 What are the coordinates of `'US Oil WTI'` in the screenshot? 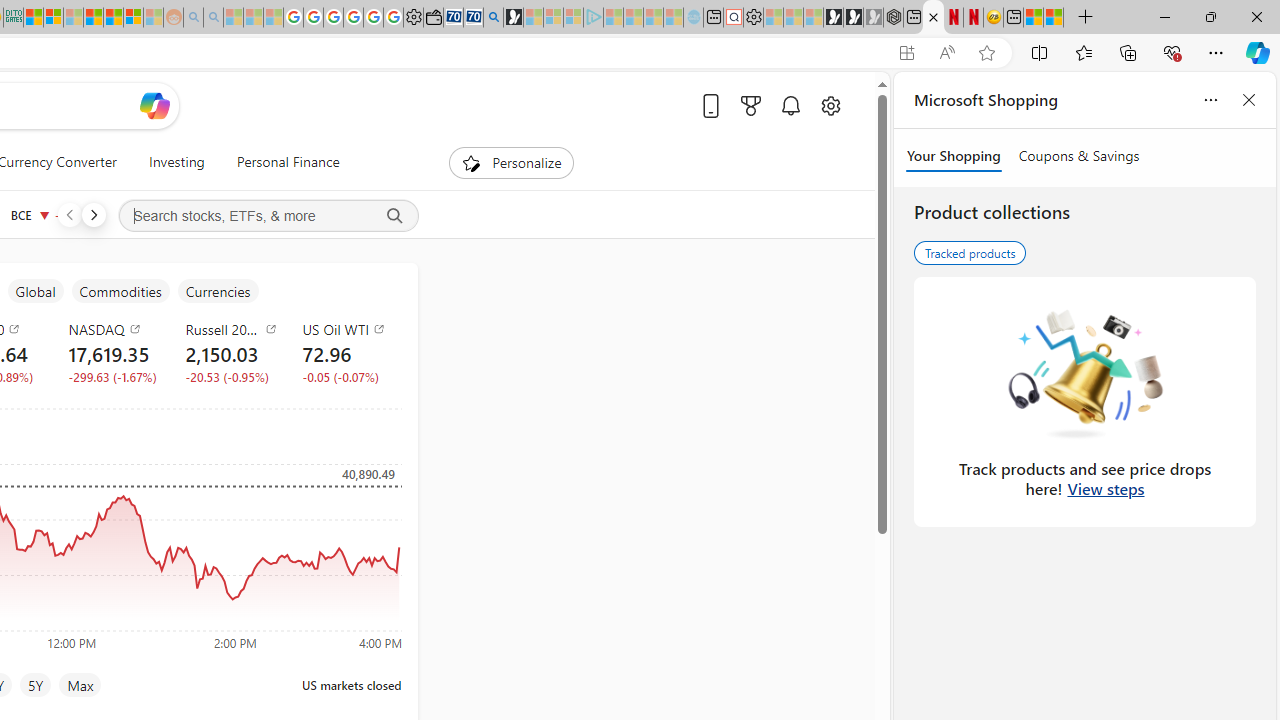 It's located at (348, 328).